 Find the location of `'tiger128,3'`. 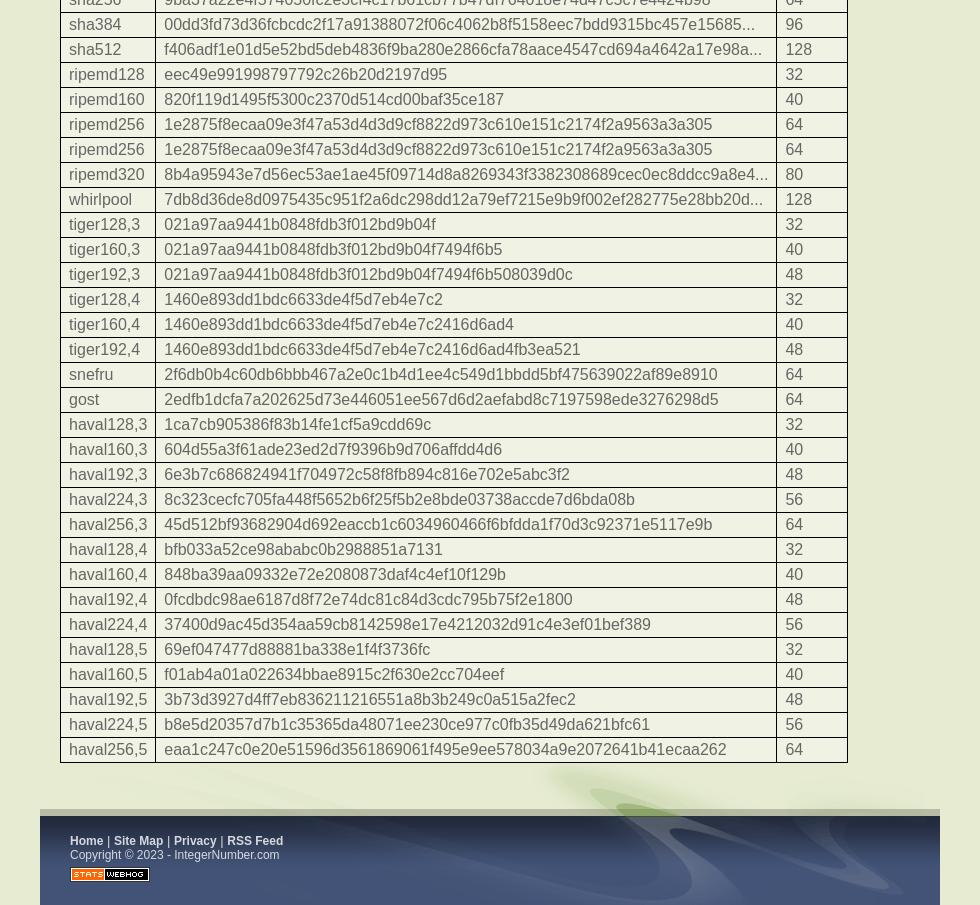

'tiger128,3' is located at coordinates (104, 223).